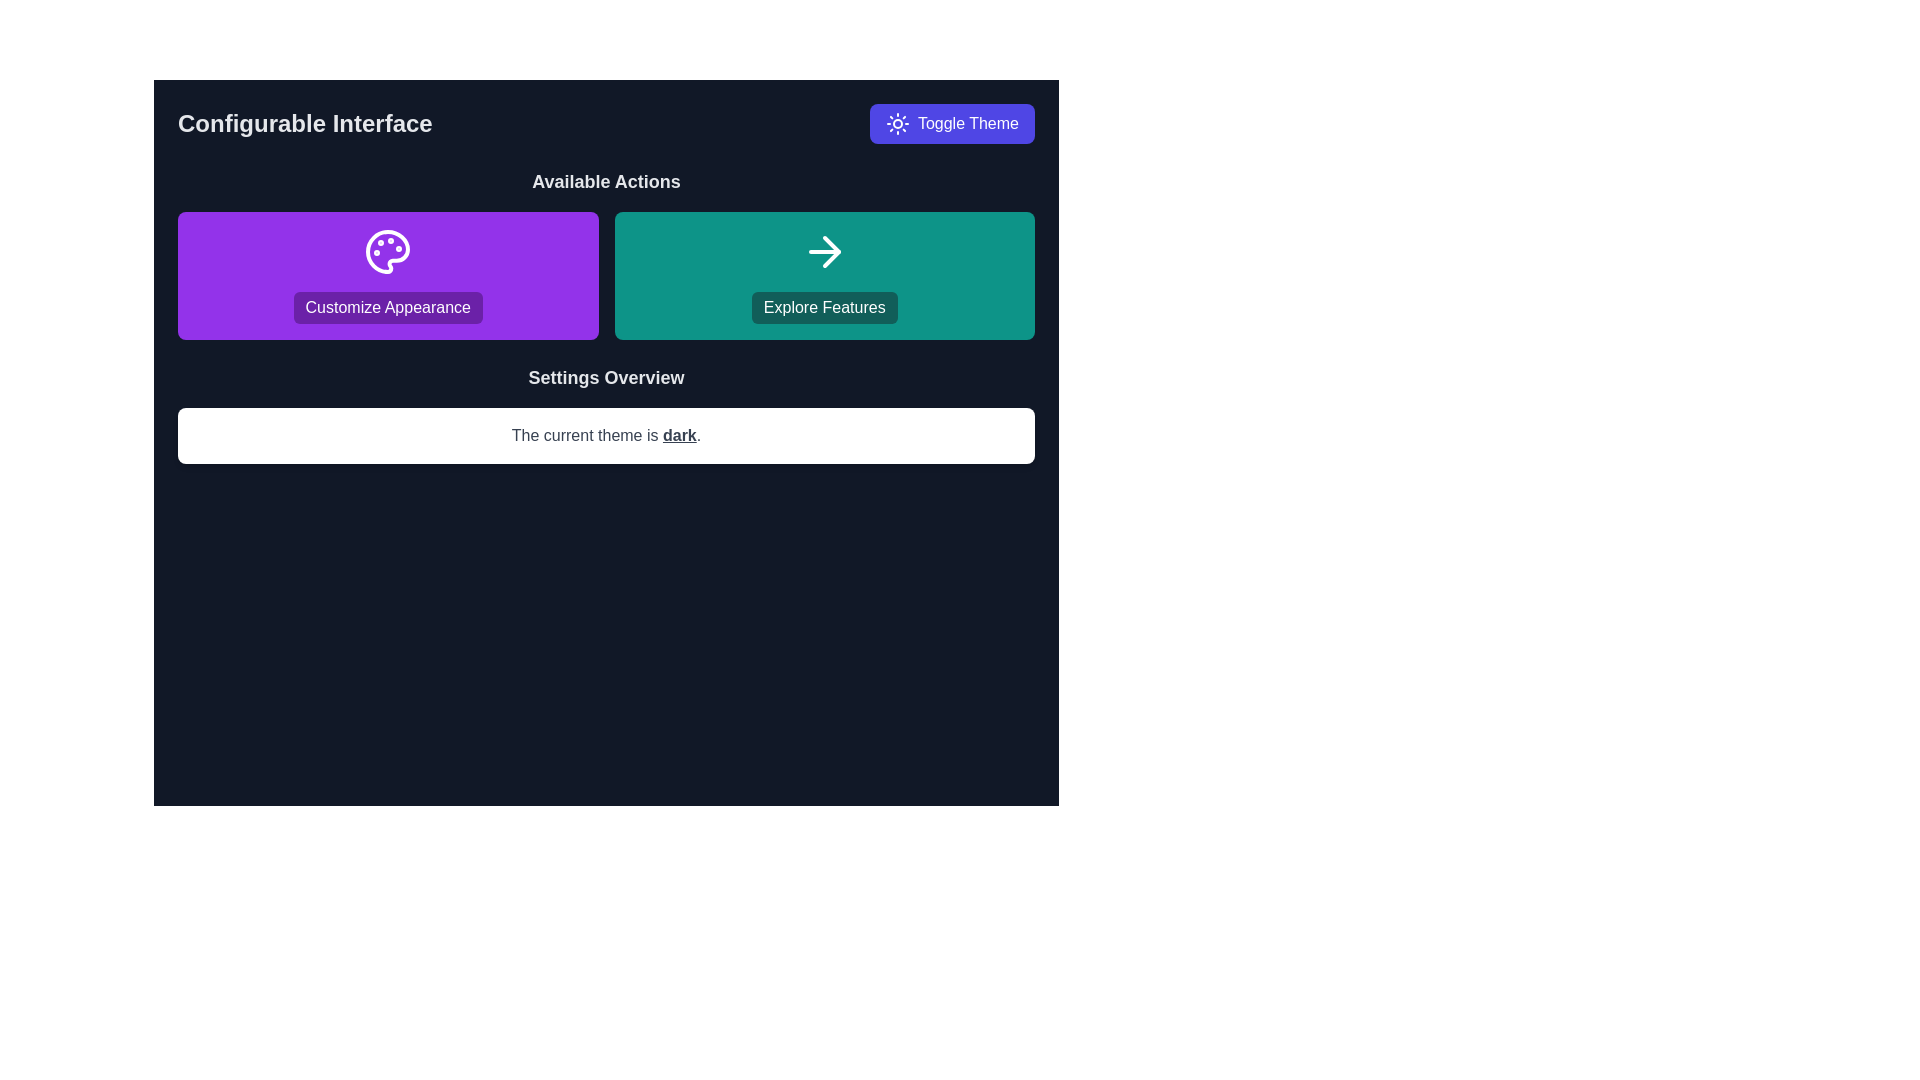  Describe the element at coordinates (679, 434) in the screenshot. I see `the emphasized text label 'dark', styled with bold typography and an underline, located within the sentence 'The current theme is dark.' in a central white text box on a dark background` at that location.